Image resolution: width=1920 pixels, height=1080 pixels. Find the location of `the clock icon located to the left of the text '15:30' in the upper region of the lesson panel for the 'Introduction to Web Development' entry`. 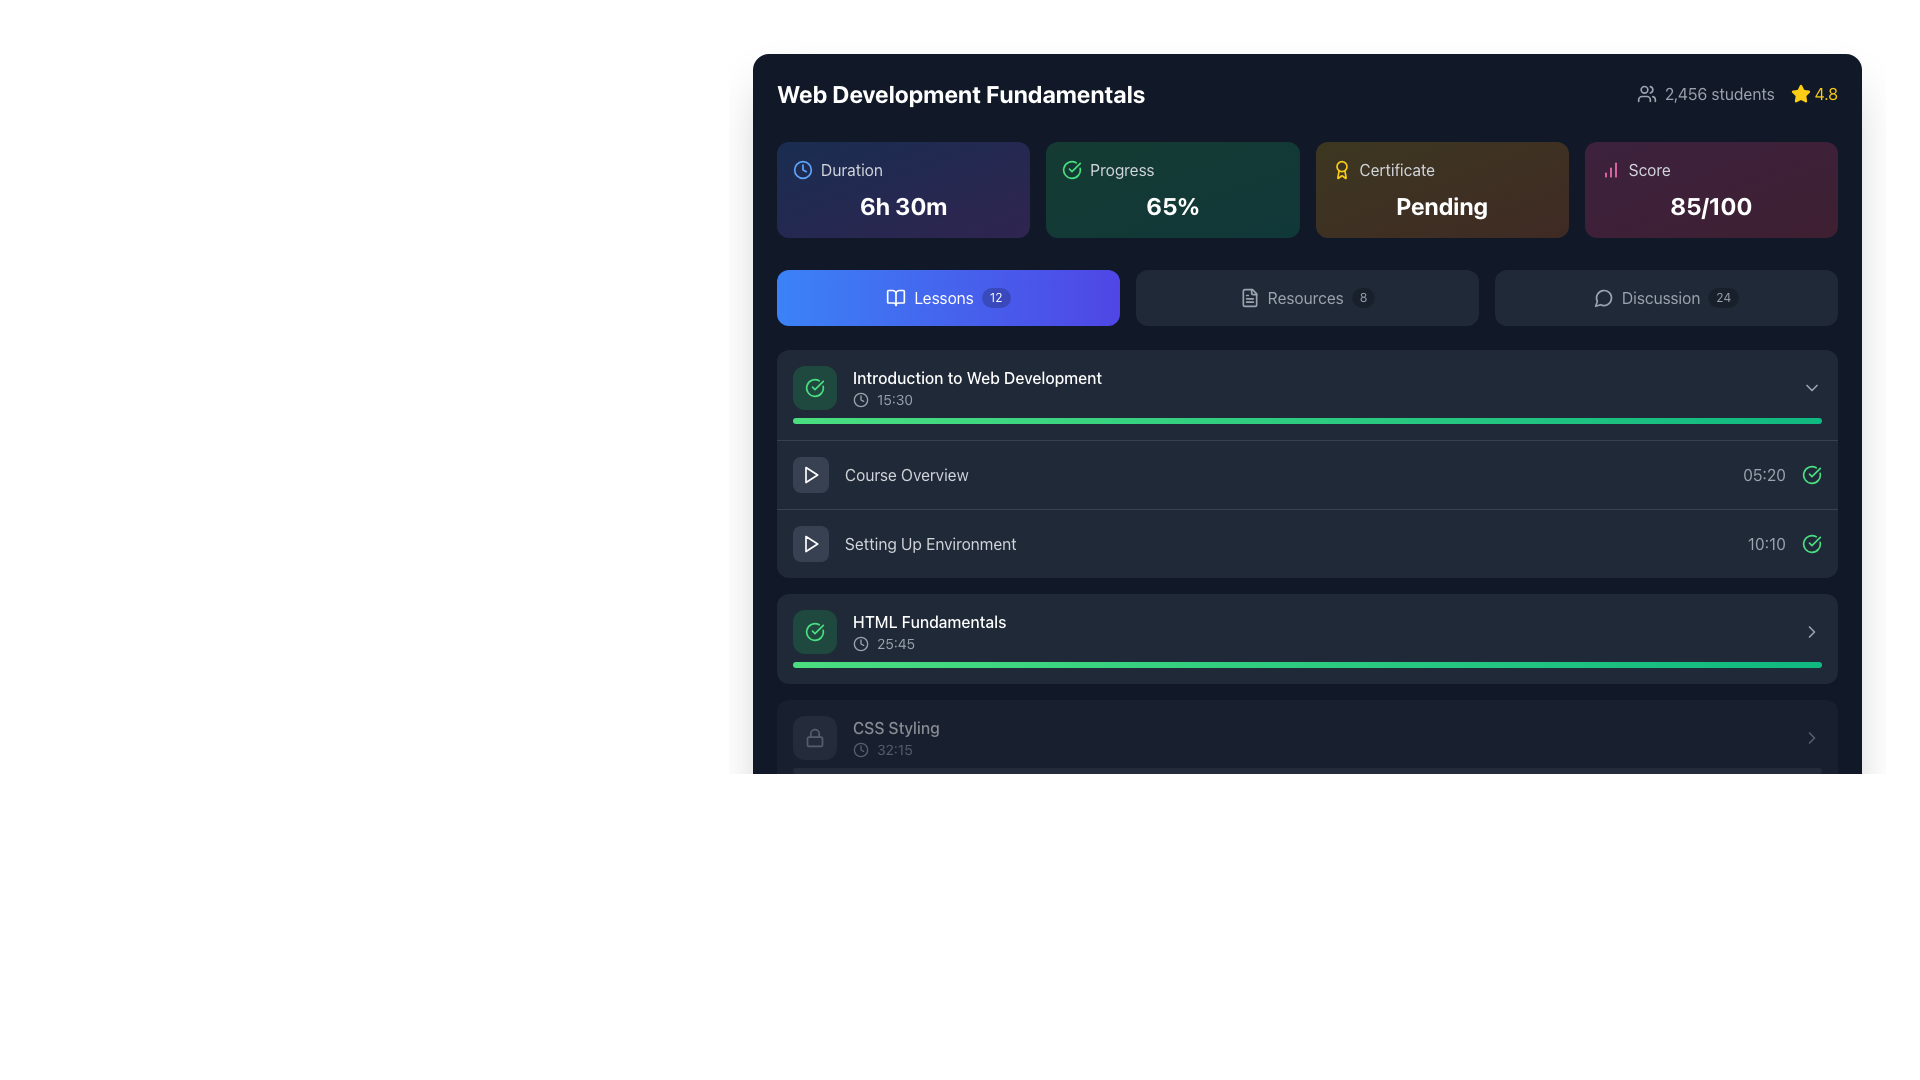

the clock icon located to the left of the text '15:30' in the upper region of the lesson panel for the 'Introduction to Web Development' entry is located at coordinates (860, 400).